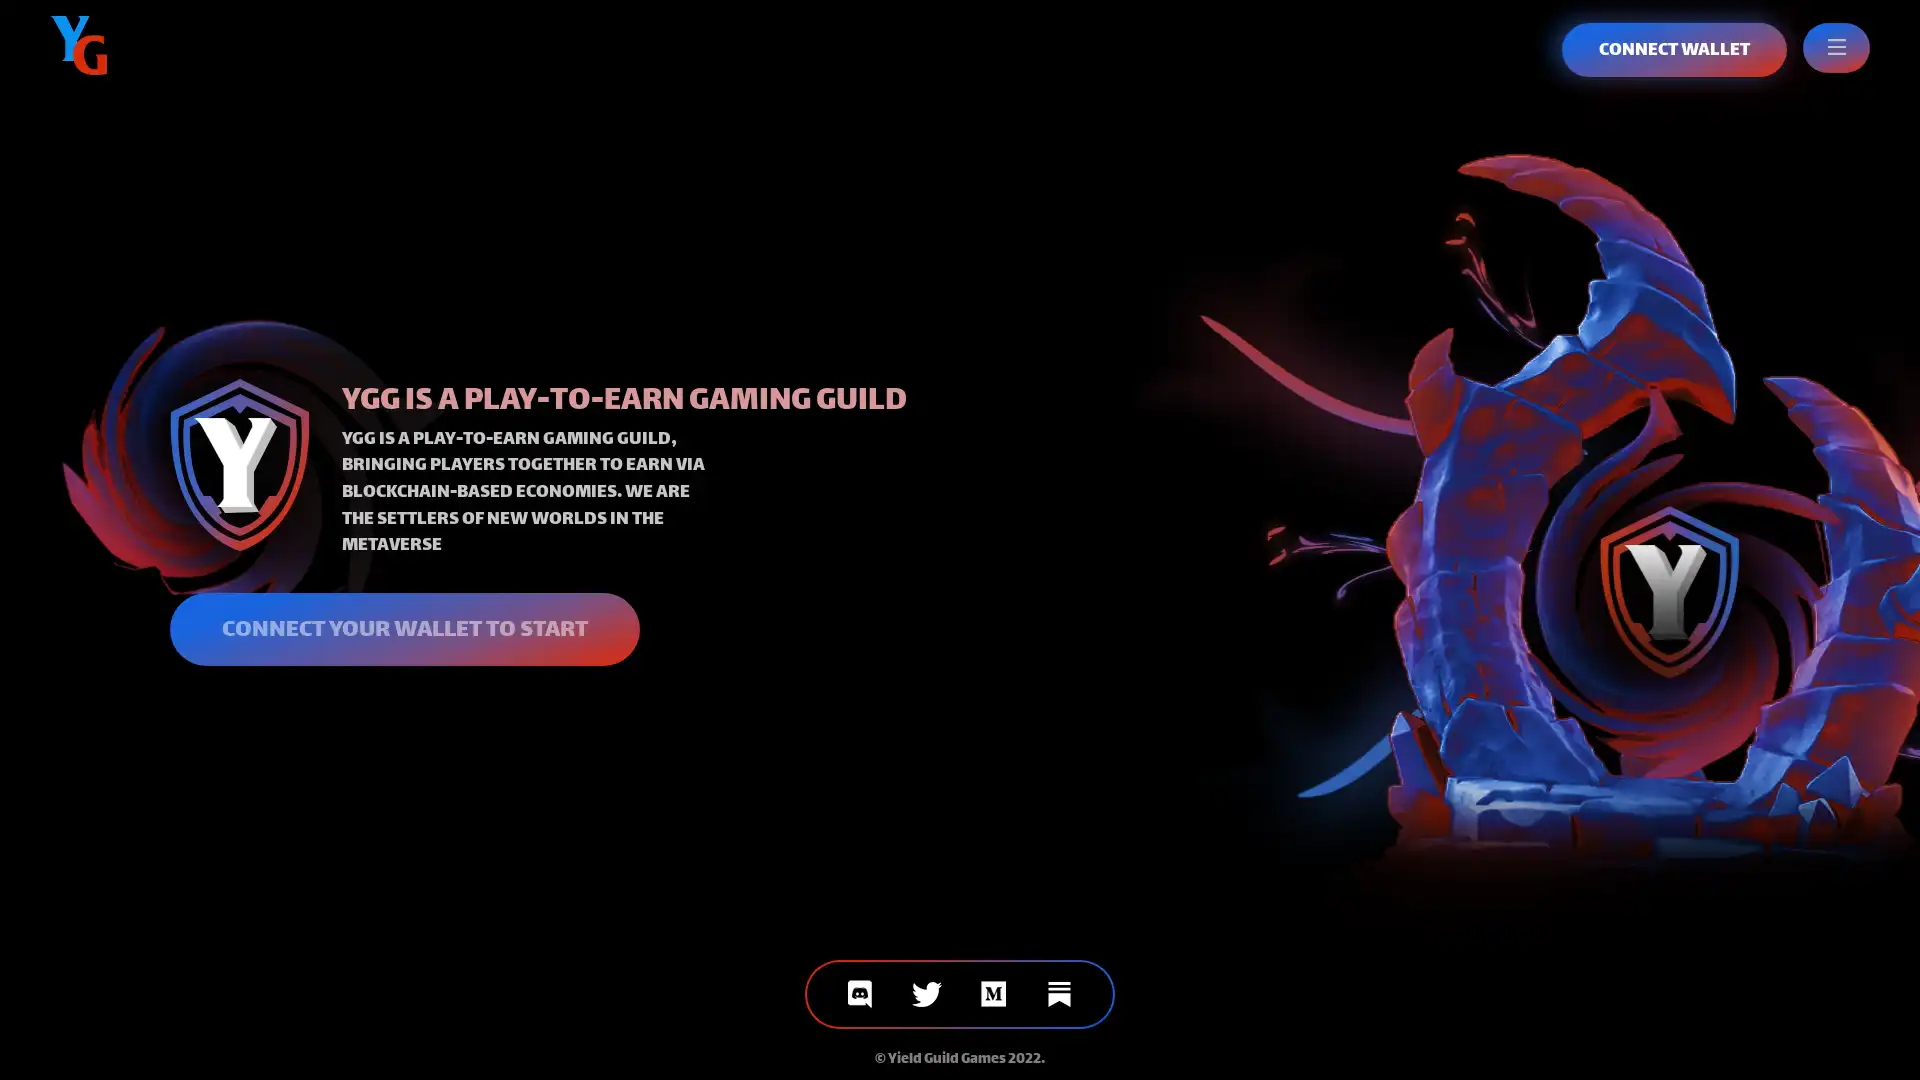 This screenshot has height=1080, width=1920. I want to click on CONNECT YOUR WALLET TO START, so click(403, 627).